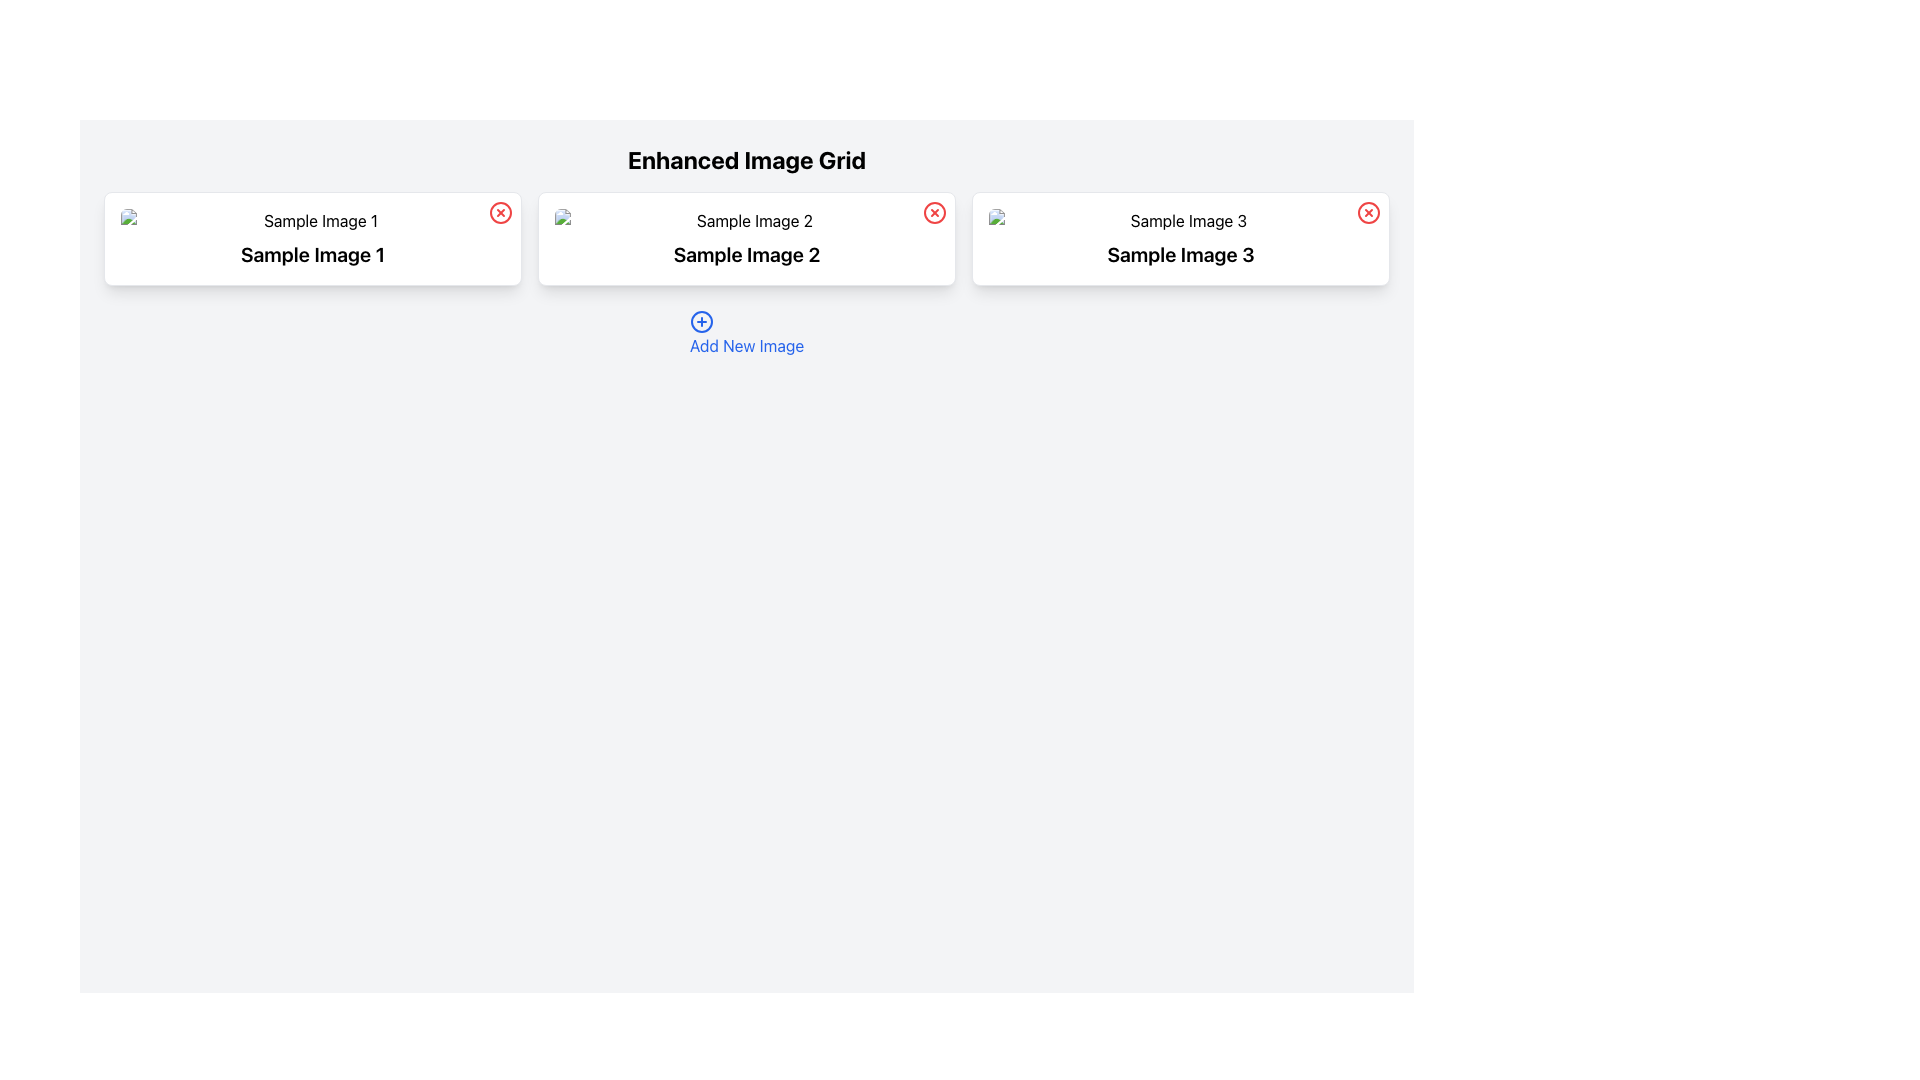 This screenshot has height=1080, width=1920. Describe the element at coordinates (500, 212) in the screenshot. I see `the circular red button with an 'X' symbol located at the top-right corner of the card titled 'Sample Image 1'` at that location.